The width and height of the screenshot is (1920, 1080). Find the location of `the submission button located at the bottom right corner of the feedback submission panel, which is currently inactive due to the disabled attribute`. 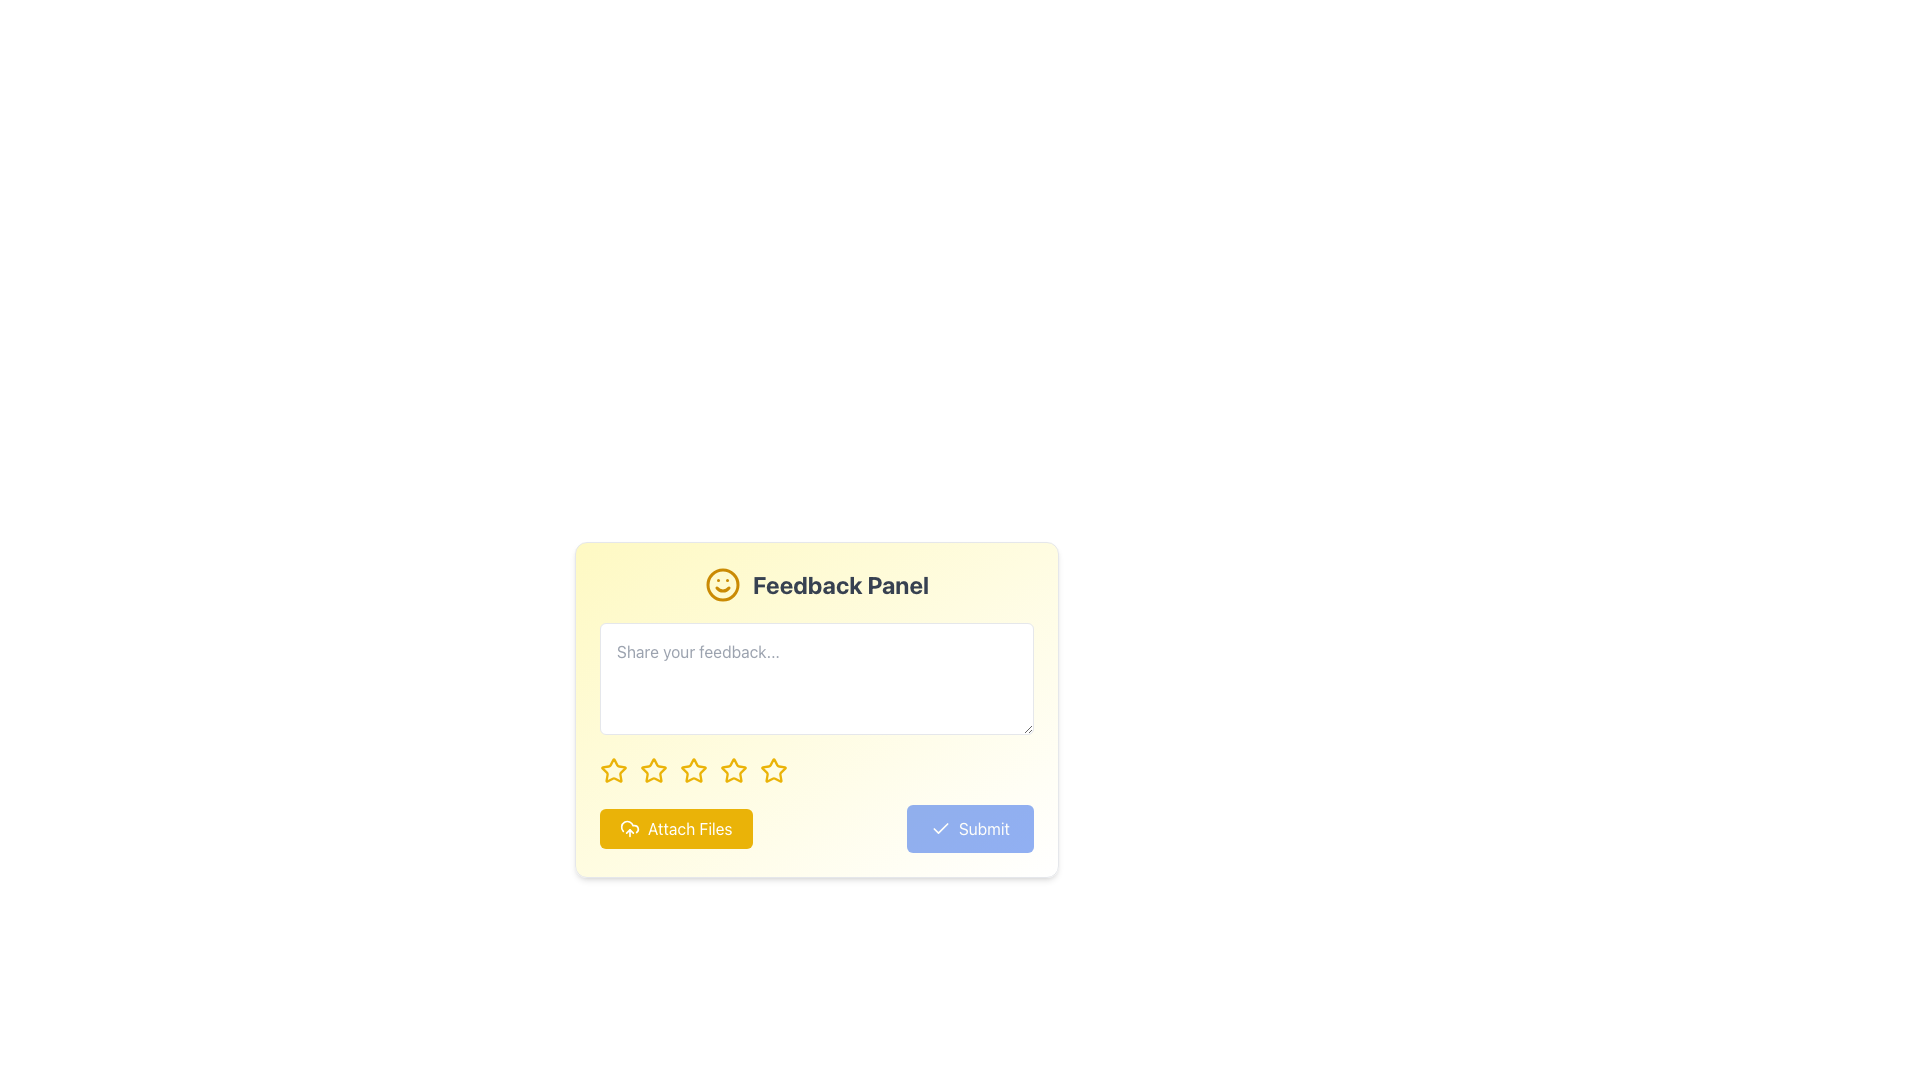

the submission button located at the bottom right corner of the feedback submission panel, which is currently inactive due to the disabled attribute is located at coordinates (970, 829).